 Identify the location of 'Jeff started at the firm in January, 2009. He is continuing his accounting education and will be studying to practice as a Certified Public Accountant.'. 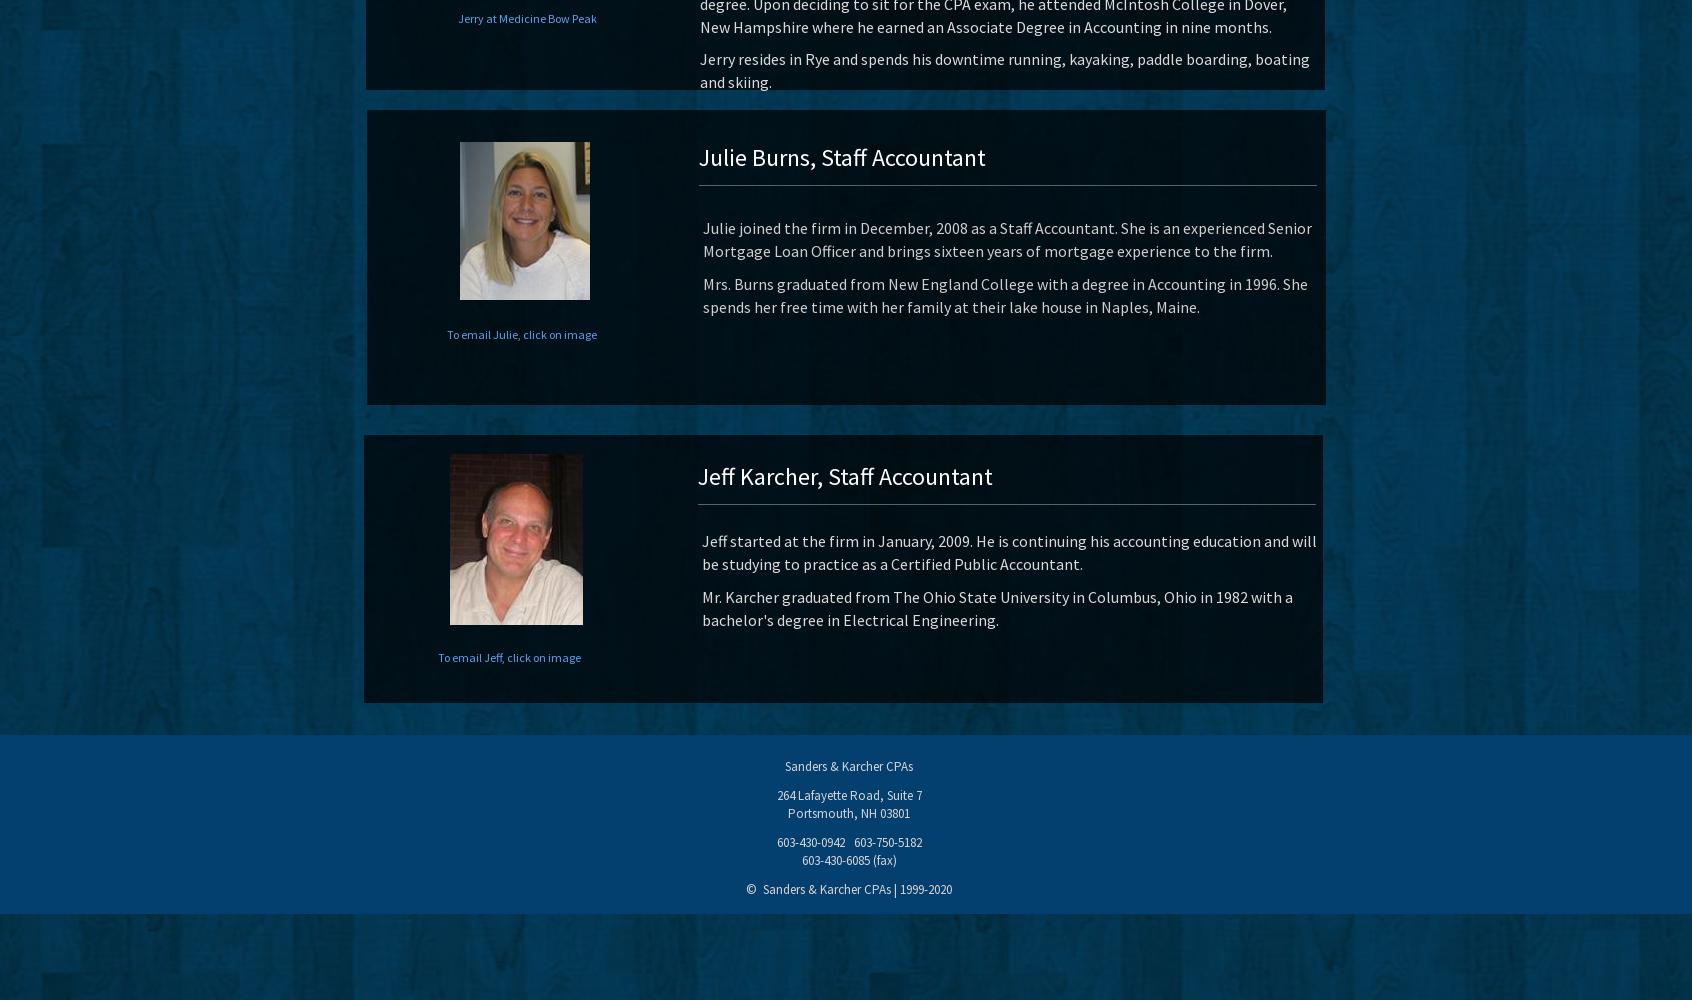
(702, 552).